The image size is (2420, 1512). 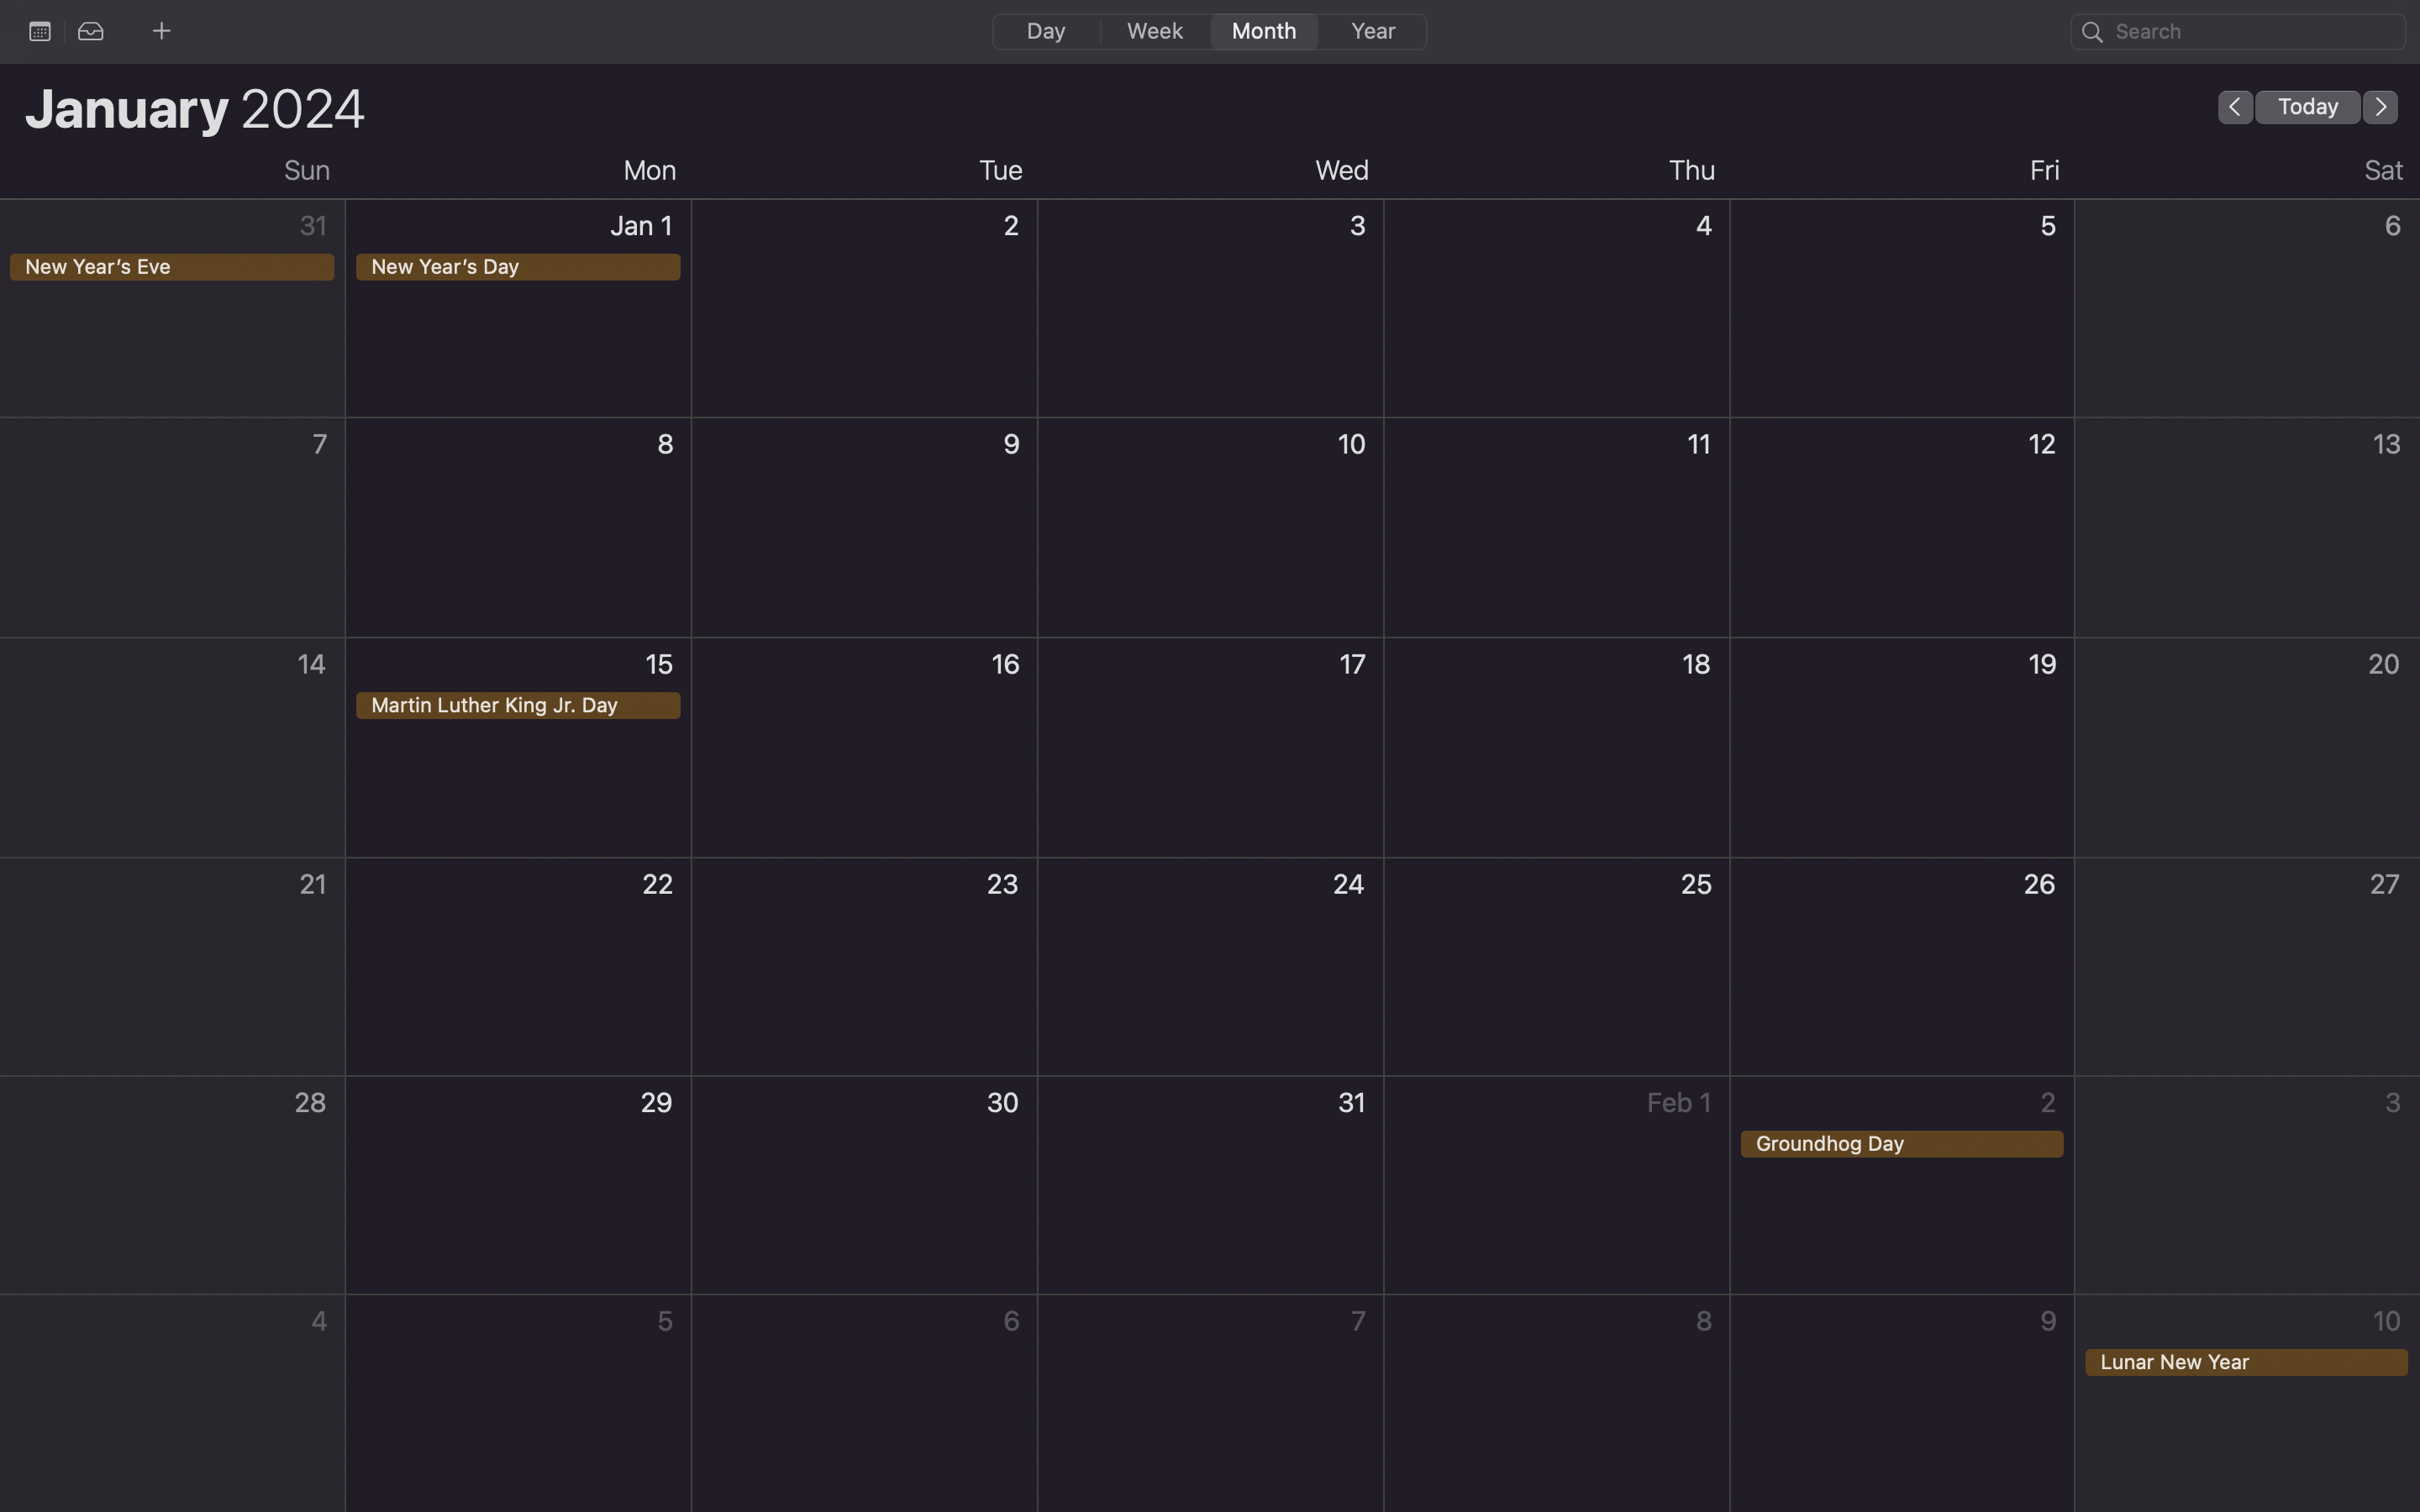 I want to click on Schedule an event for the 2nd of January, so click(x=865, y=315).